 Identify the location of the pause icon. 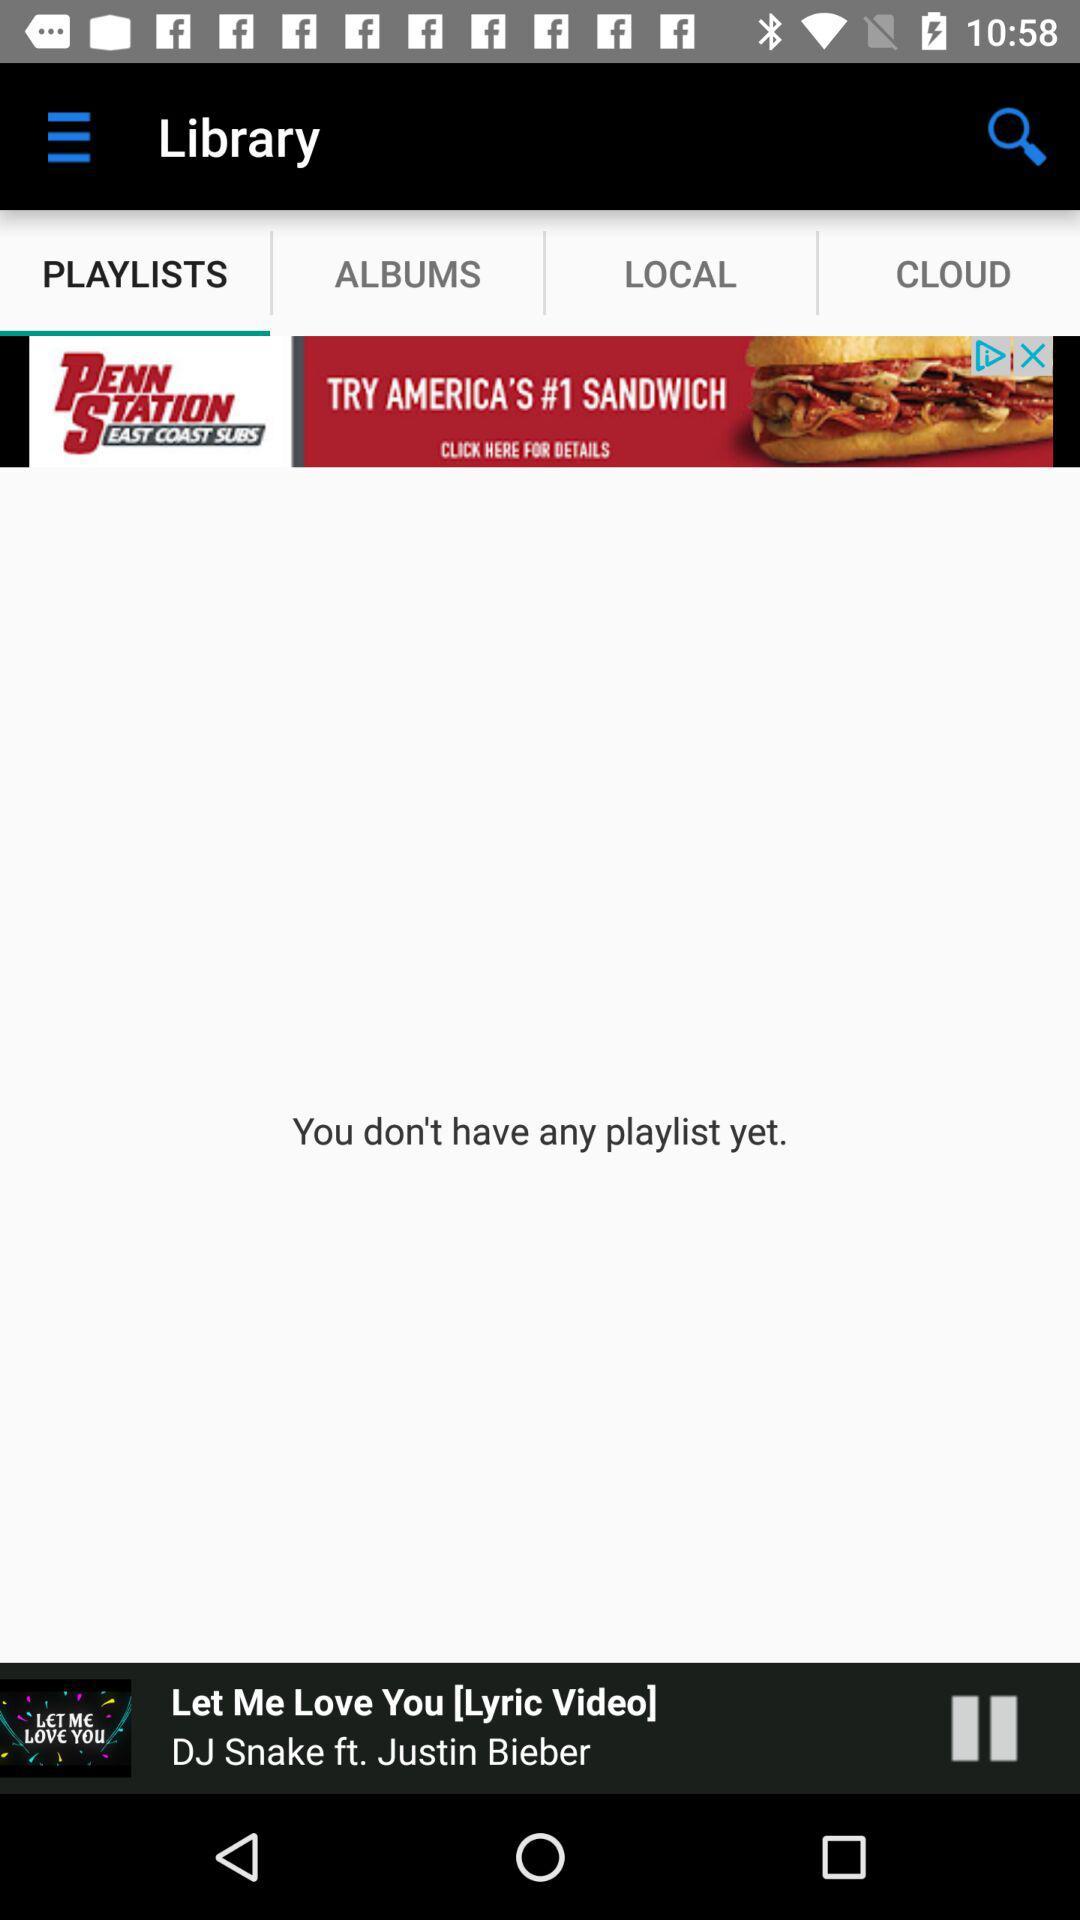
(1004, 1727).